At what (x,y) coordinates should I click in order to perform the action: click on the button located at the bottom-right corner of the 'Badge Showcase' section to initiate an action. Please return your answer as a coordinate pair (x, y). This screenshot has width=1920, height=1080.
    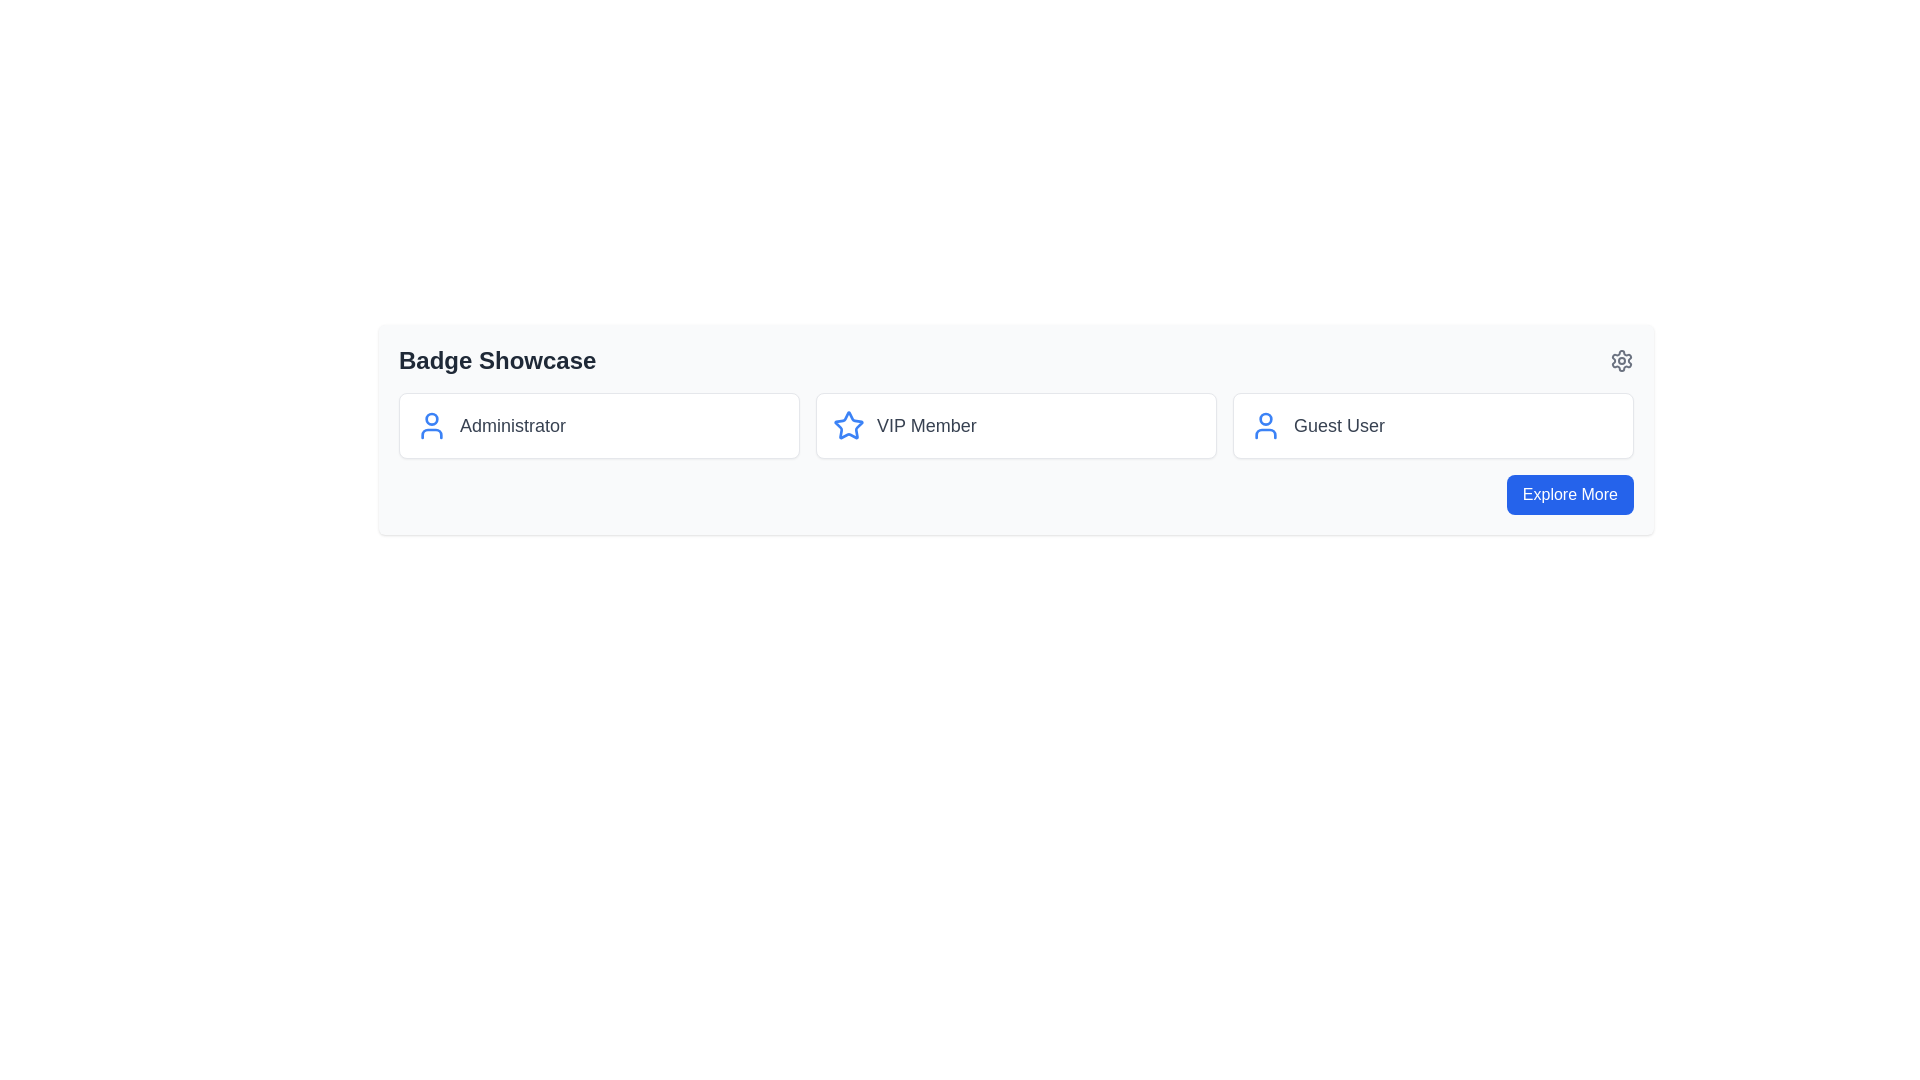
    Looking at the image, I should click on (1569, 494).